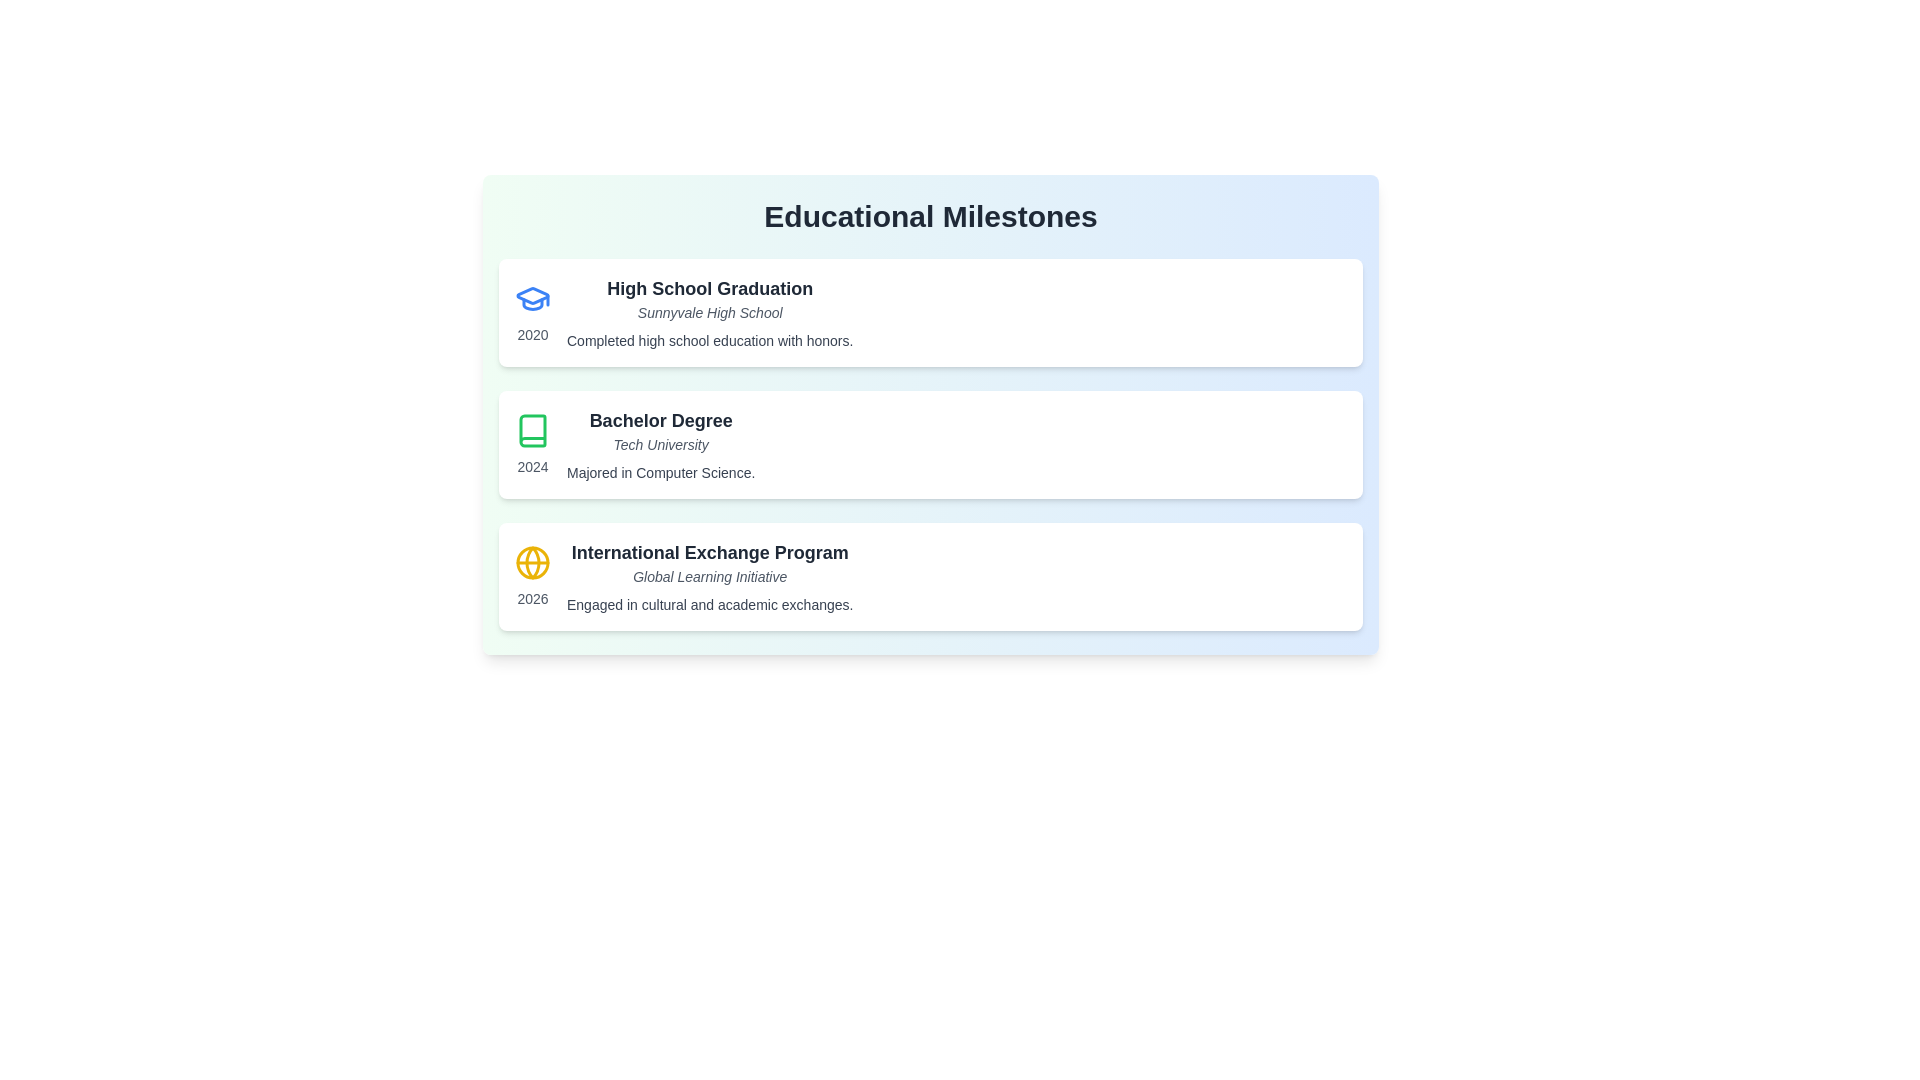 Image resolution: width=1920 pixels, height=1080 pixels. I want to click on the heading text 'Bachelor Degree', which is styled with a bold font and dark gray color, located in the second educational milestones card from the top, so click(661, 419).